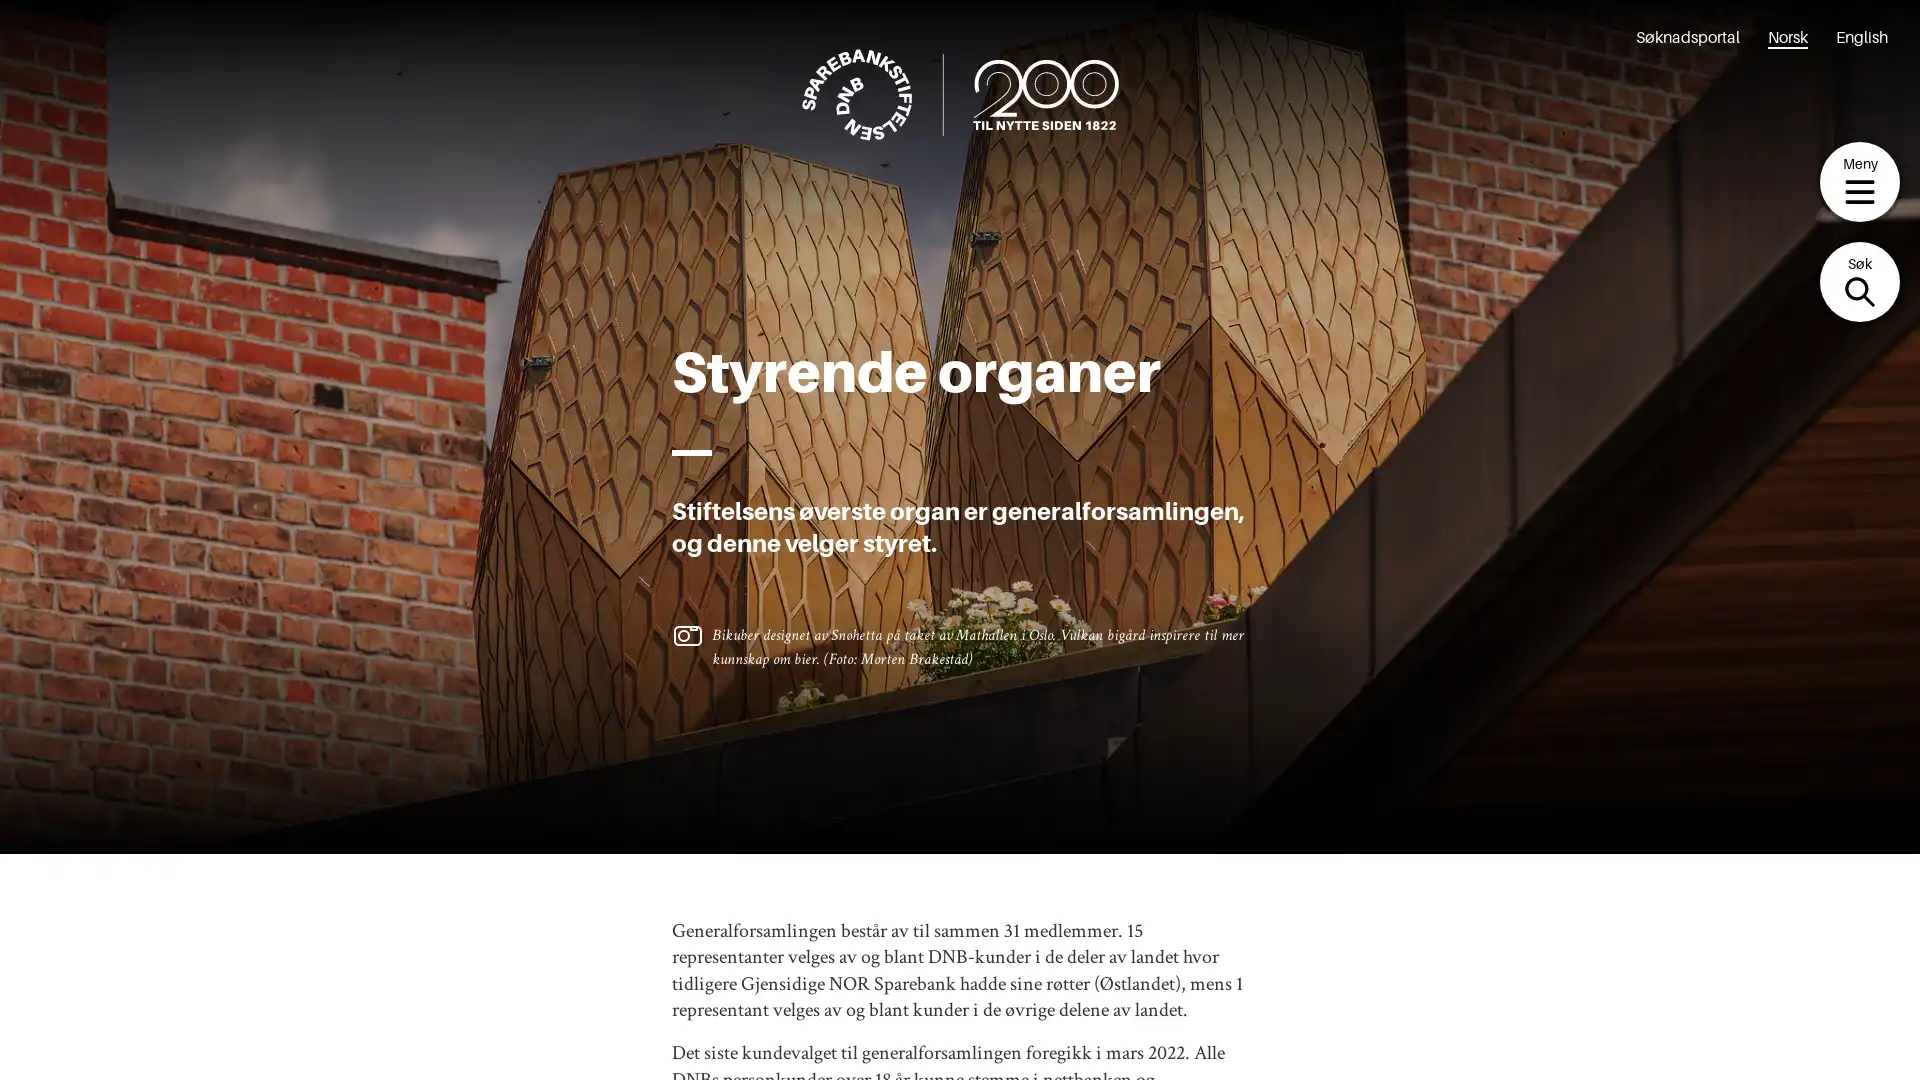  Describe the element at coordinates (1859, 181) in the screenshot. I see `Meny Meny` at that location.